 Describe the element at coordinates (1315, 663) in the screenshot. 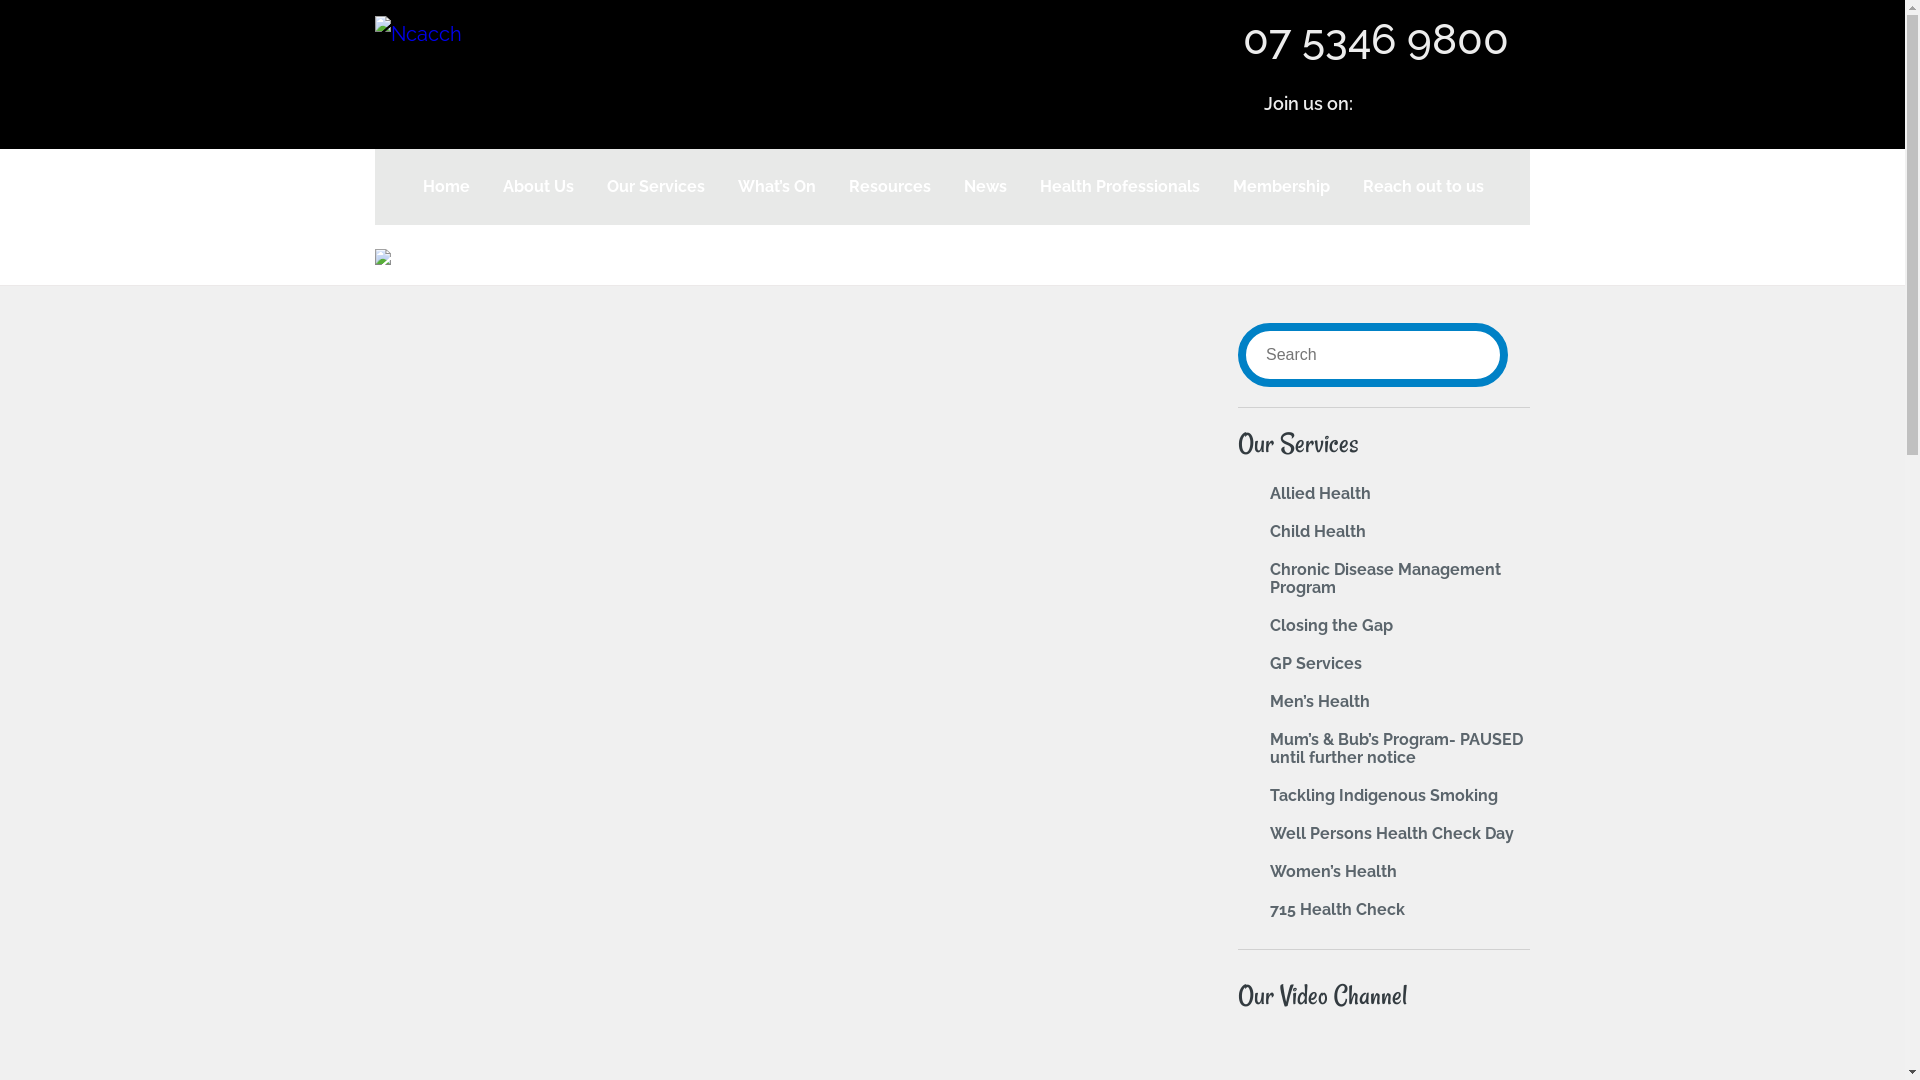

I see `'GP Services'` at that location.